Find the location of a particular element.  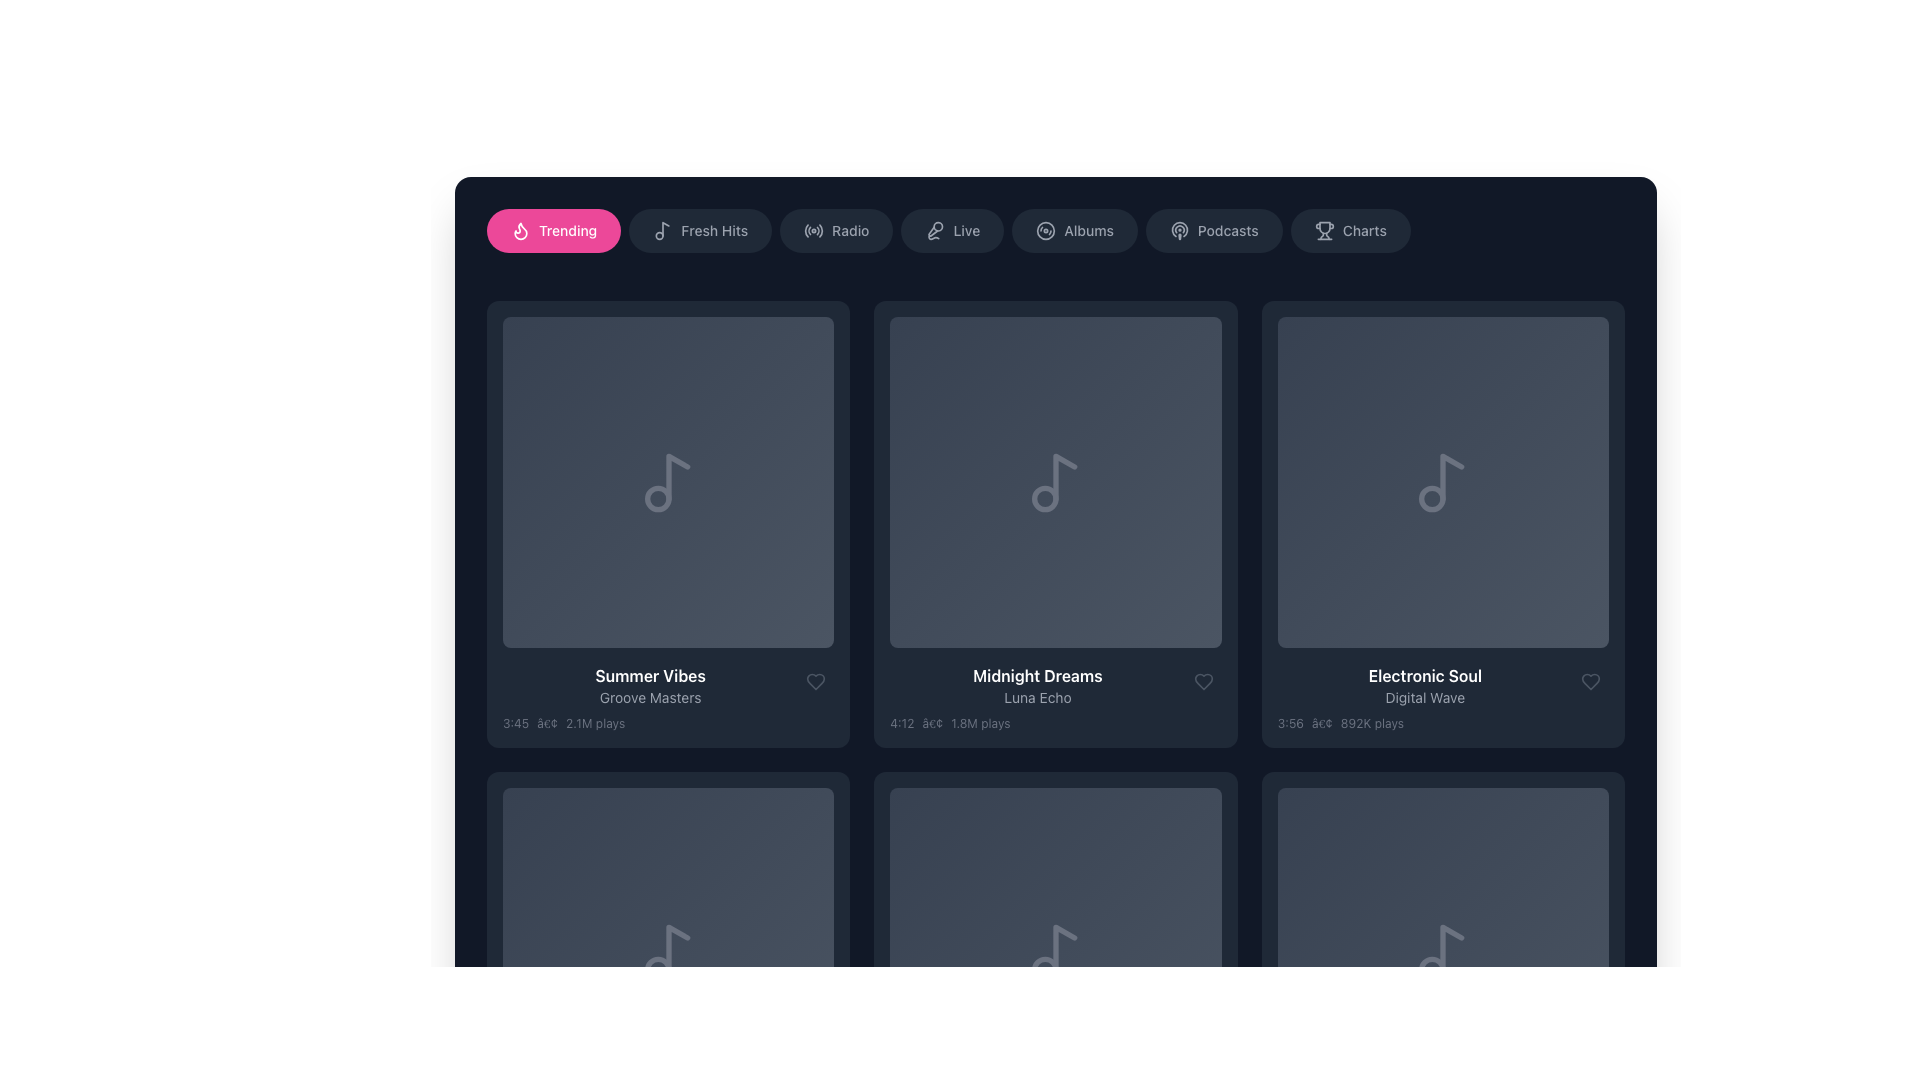

the third text label displaying the play count for the music item titled 'Summer Vibes' by 'Groove Masters' is located at coordinates (594, 724).